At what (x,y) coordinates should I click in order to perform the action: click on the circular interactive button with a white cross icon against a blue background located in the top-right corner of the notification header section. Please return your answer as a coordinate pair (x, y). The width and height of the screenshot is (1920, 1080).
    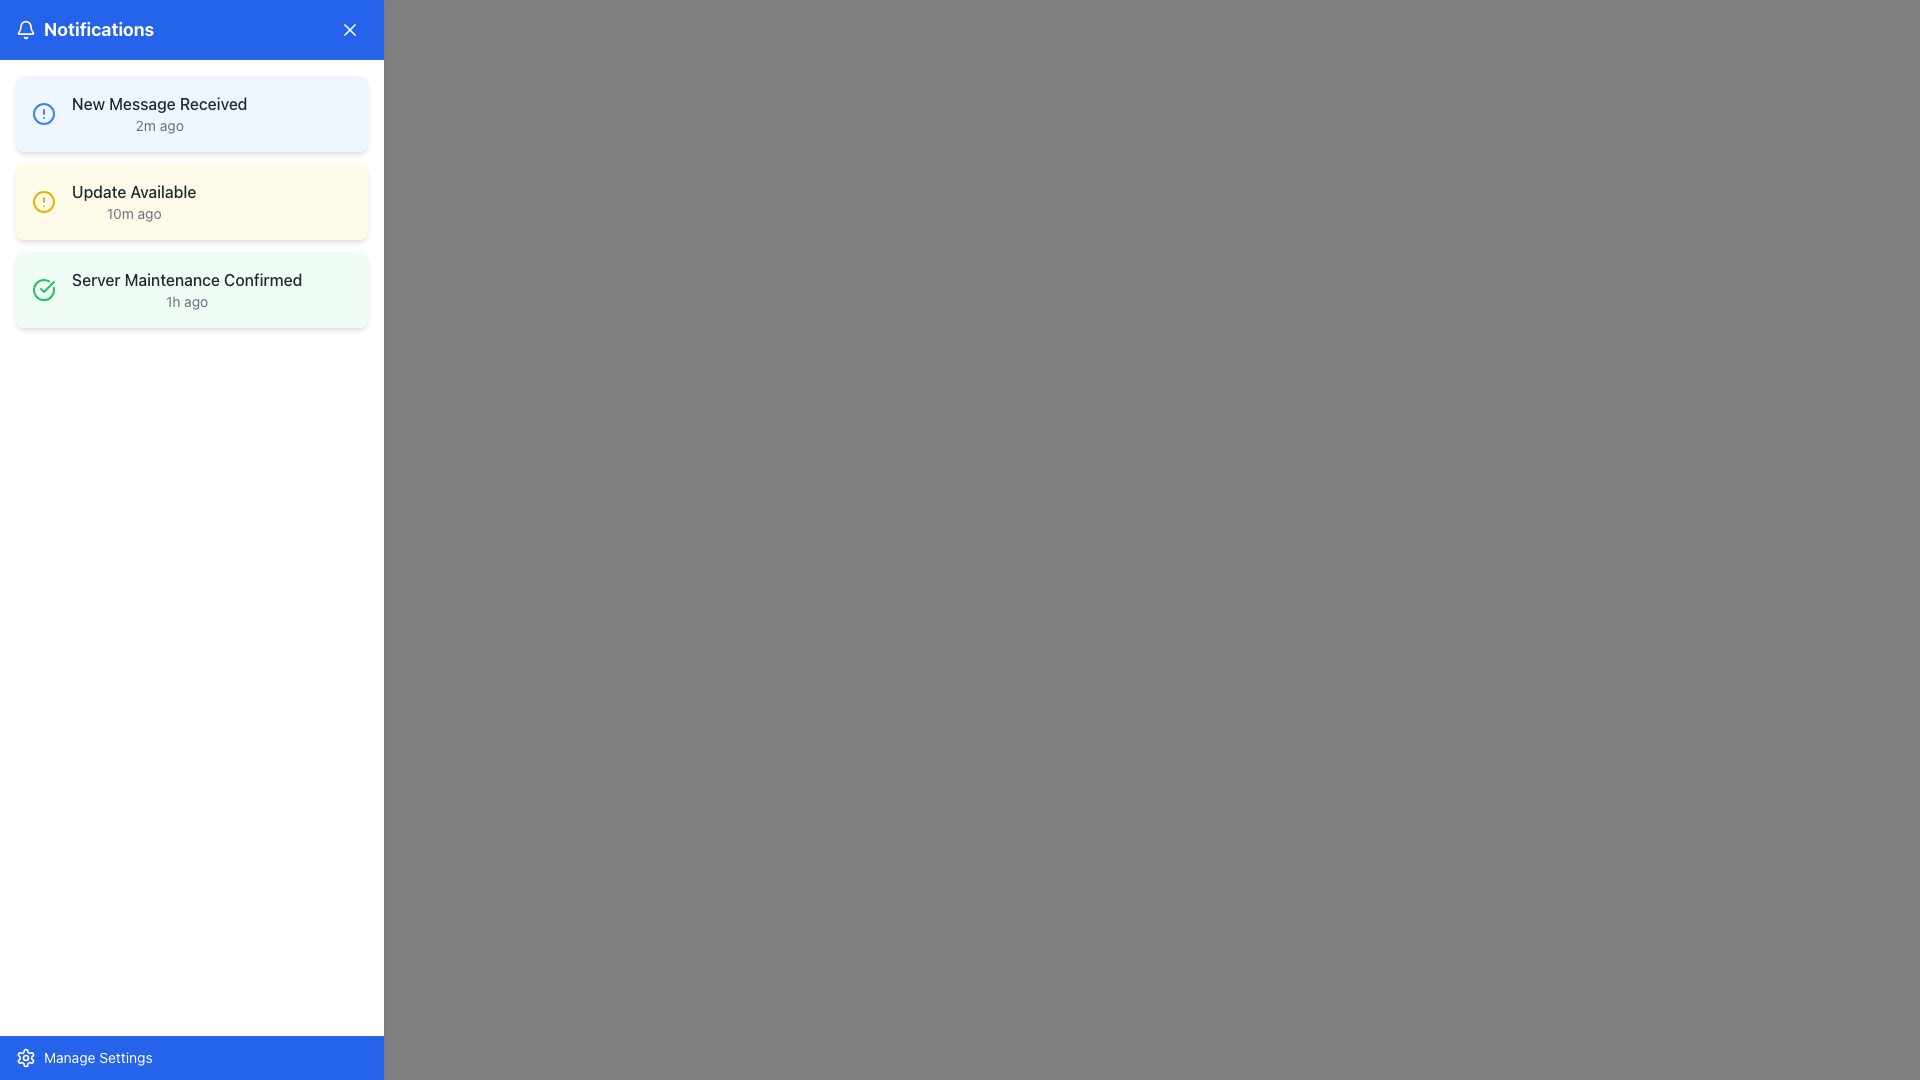
    Looking at the image, I should click on (350, 30).